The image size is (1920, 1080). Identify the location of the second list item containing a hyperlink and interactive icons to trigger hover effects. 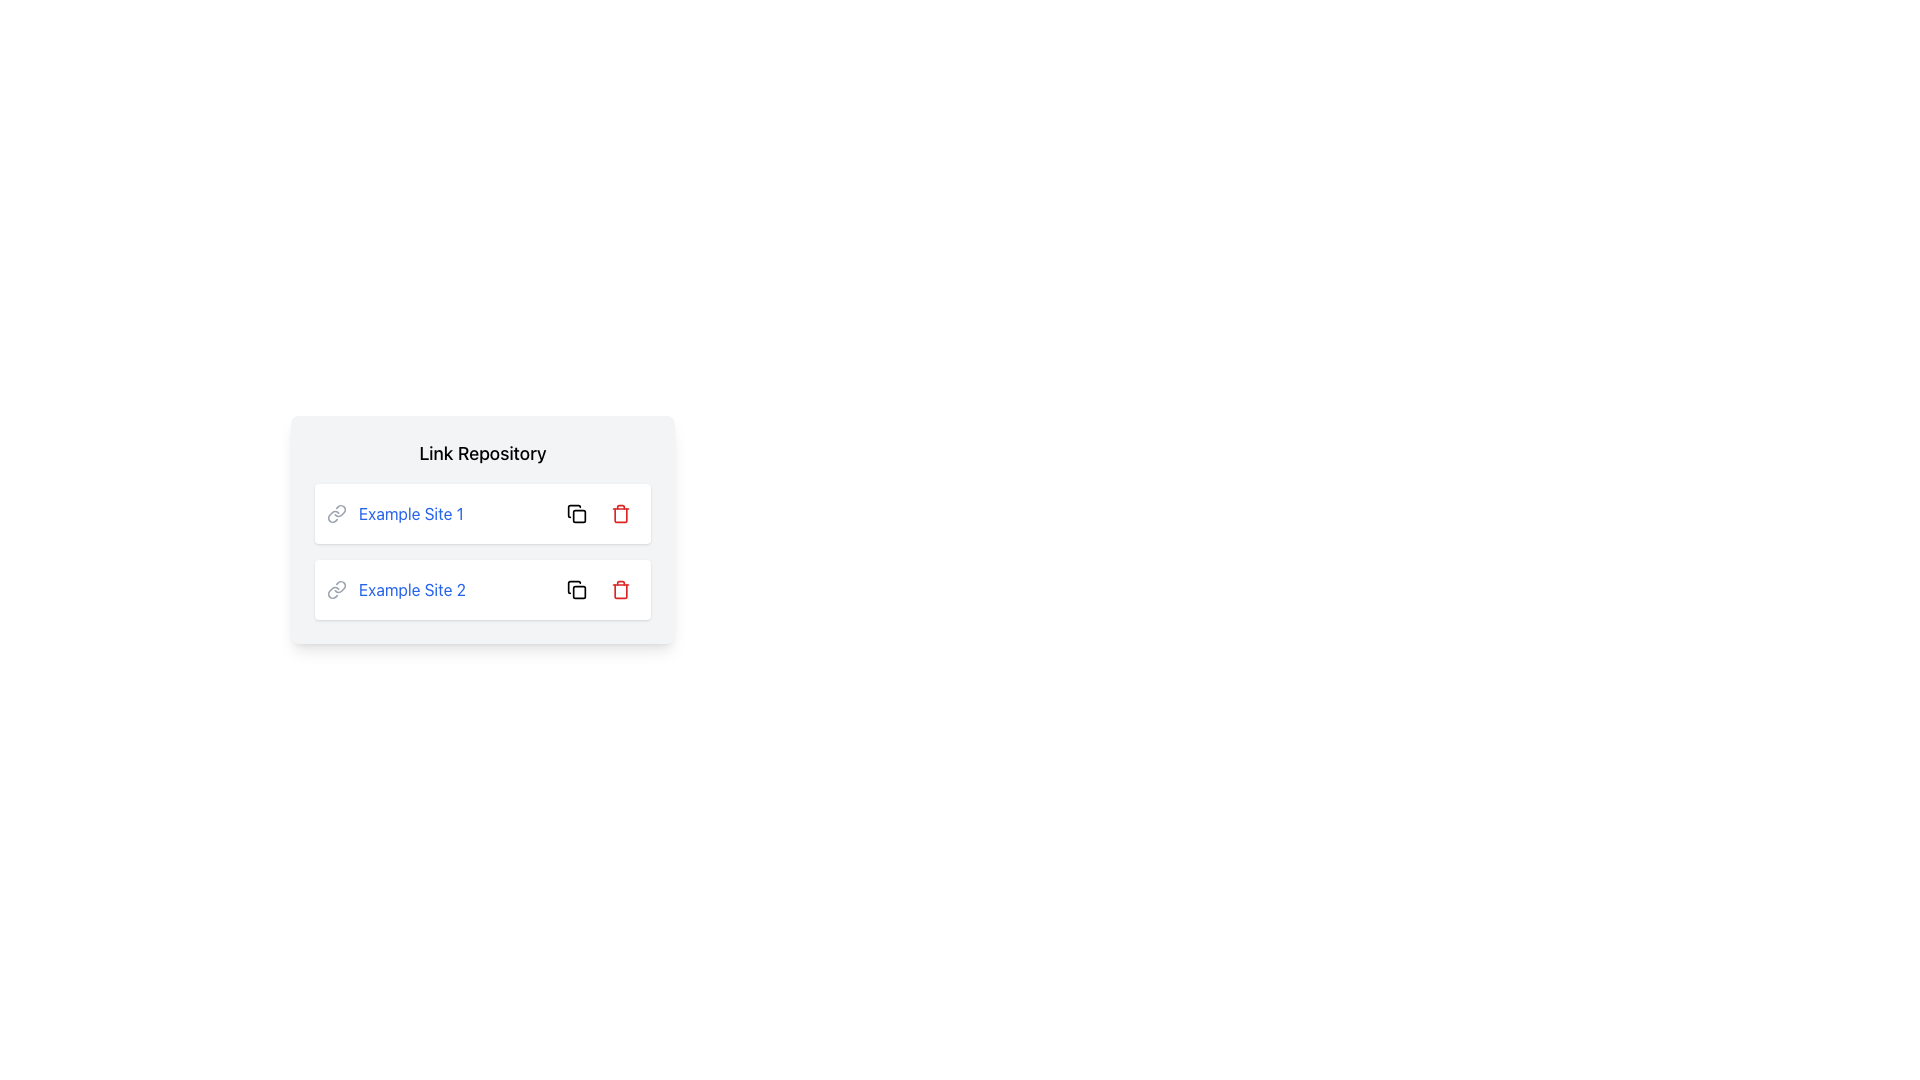
(483, 589).